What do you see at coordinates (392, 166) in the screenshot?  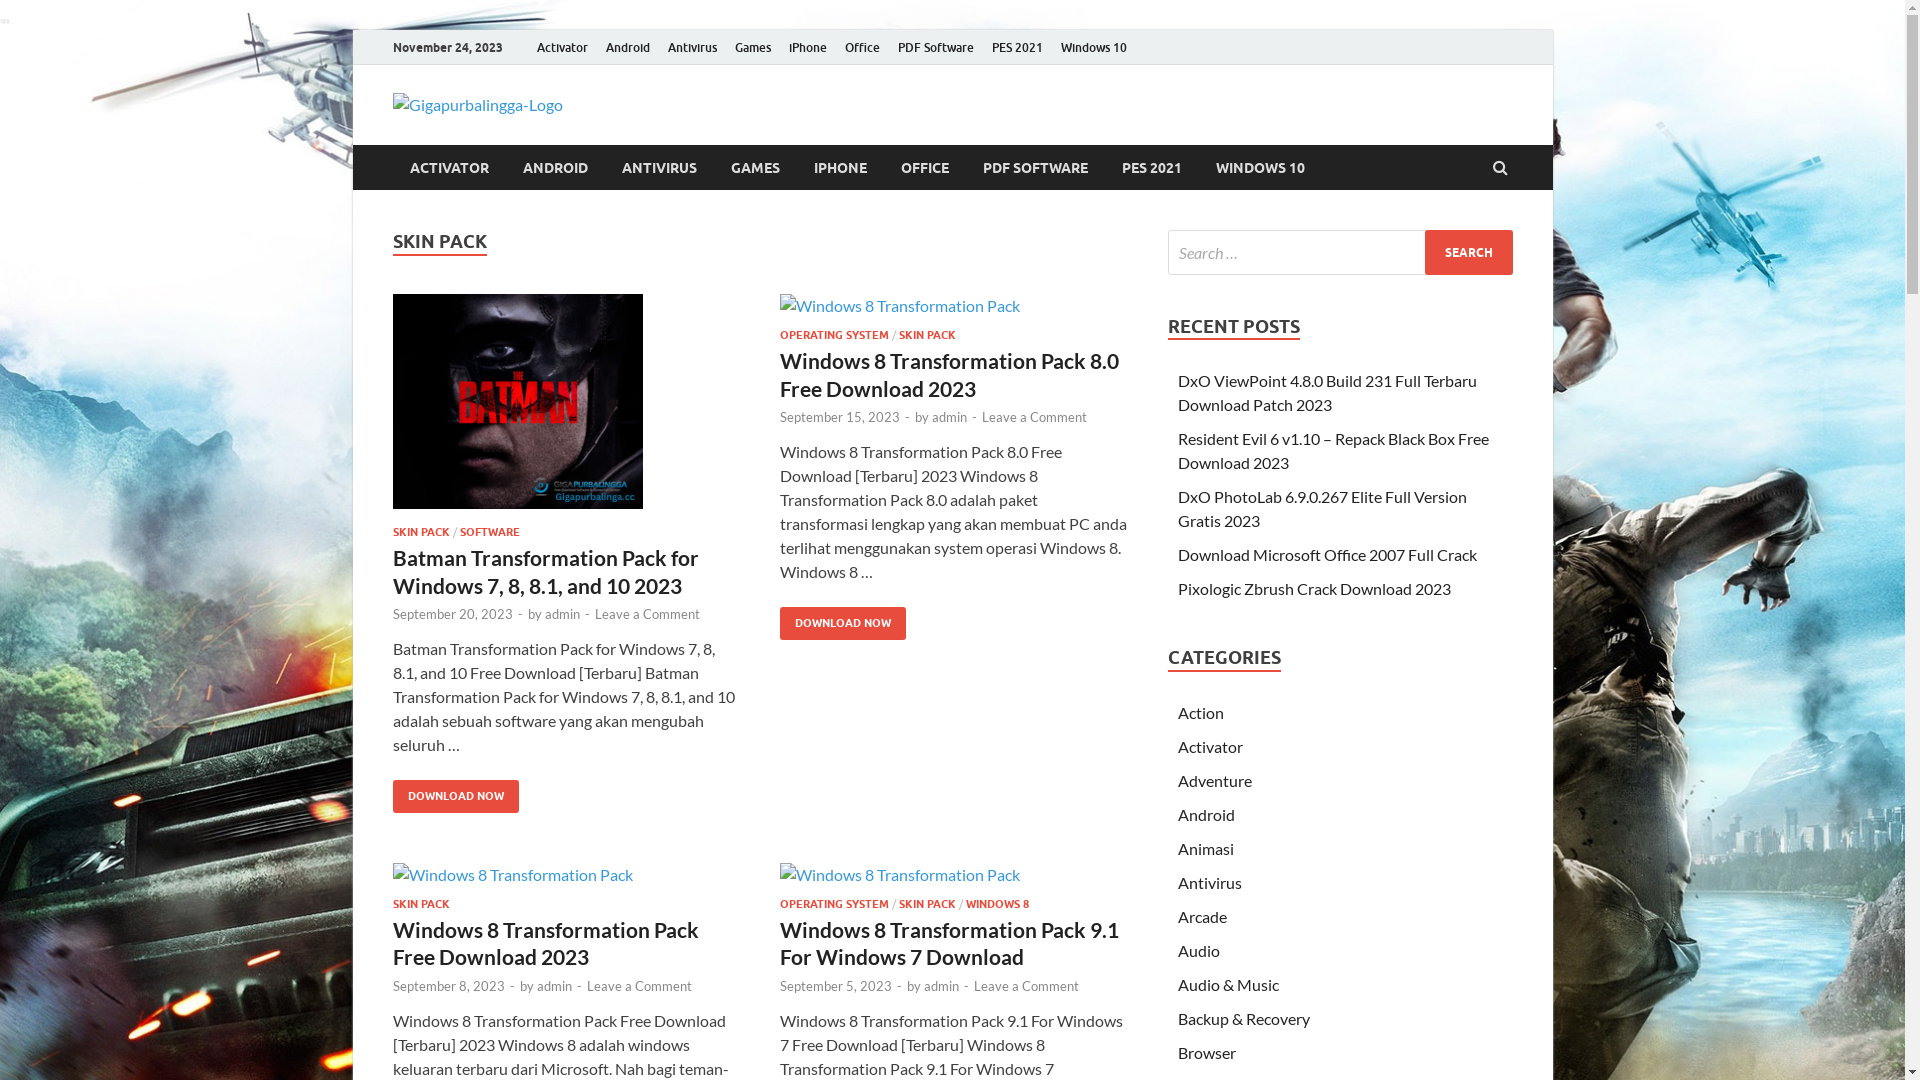 I see `'ACTIVATOR'` at bounding box center [392, 166].